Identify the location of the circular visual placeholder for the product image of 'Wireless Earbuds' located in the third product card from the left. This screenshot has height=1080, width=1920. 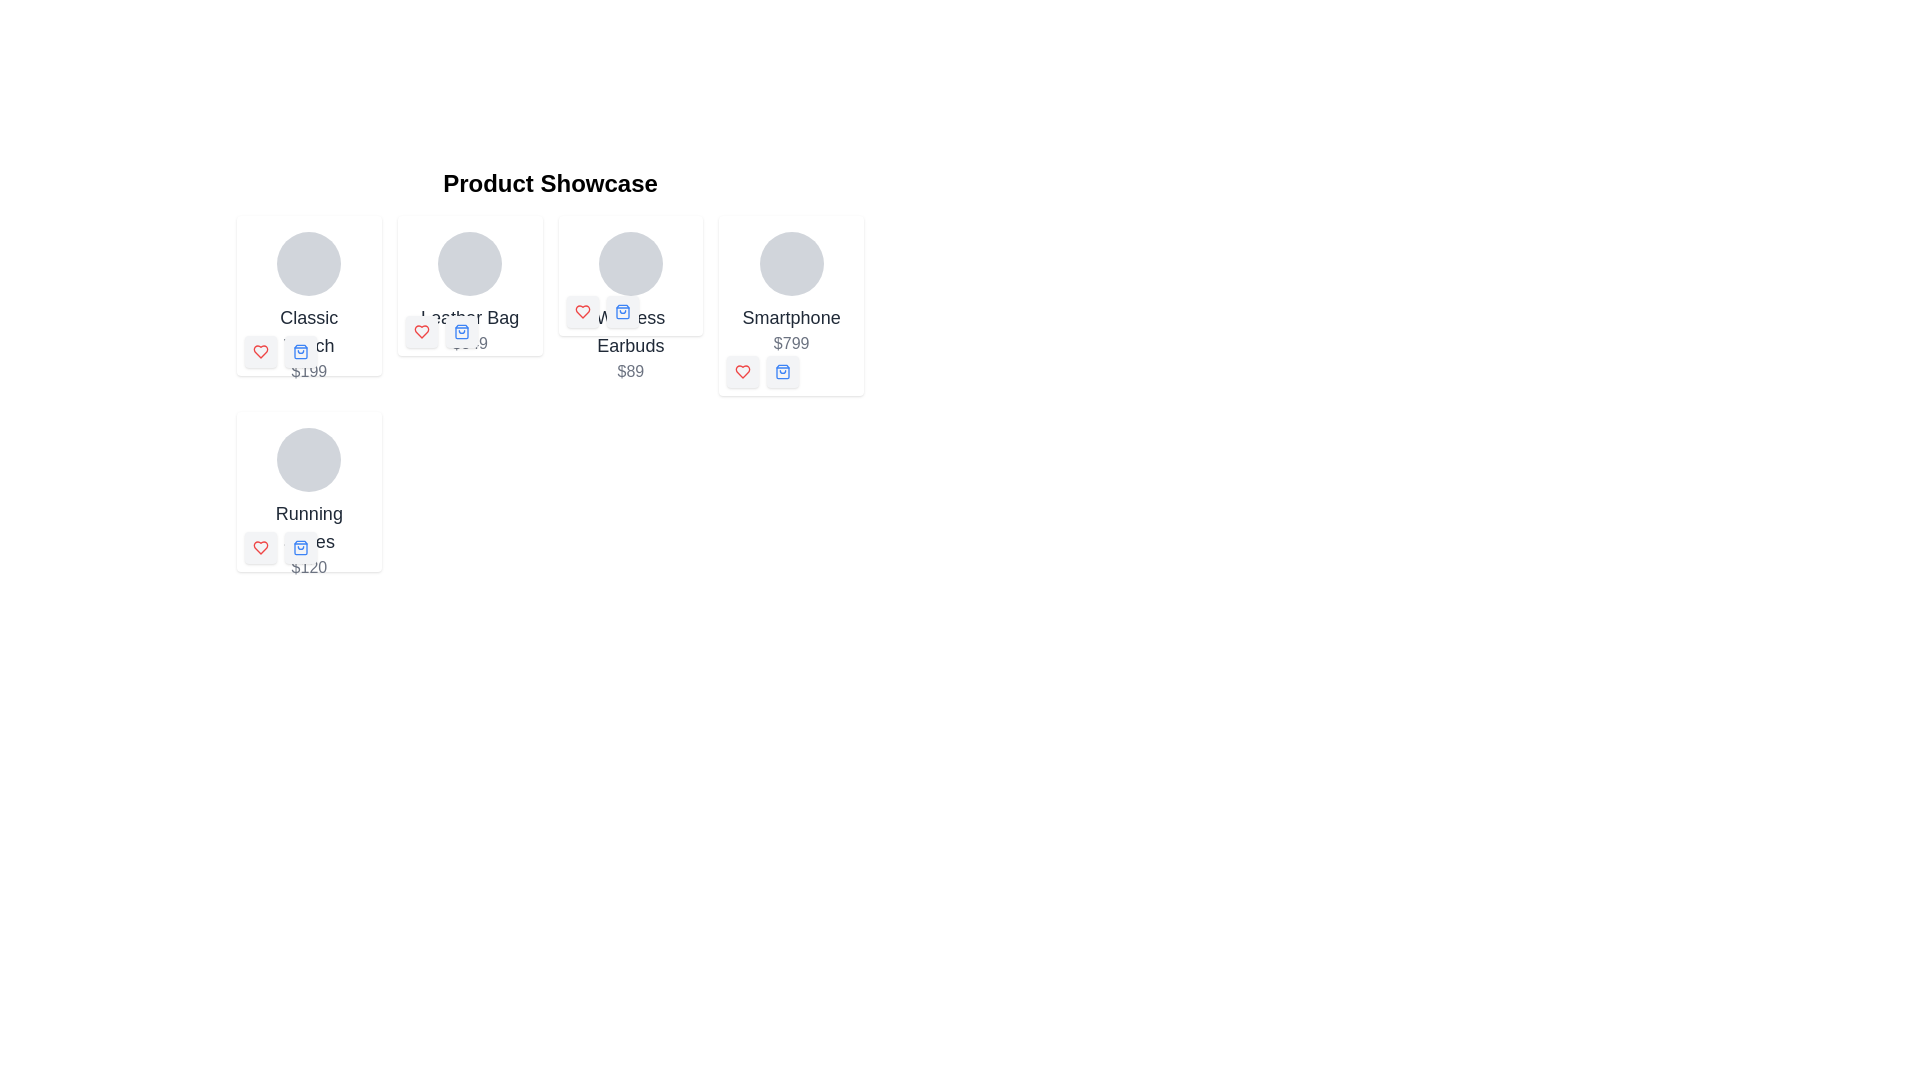
(629, 262).